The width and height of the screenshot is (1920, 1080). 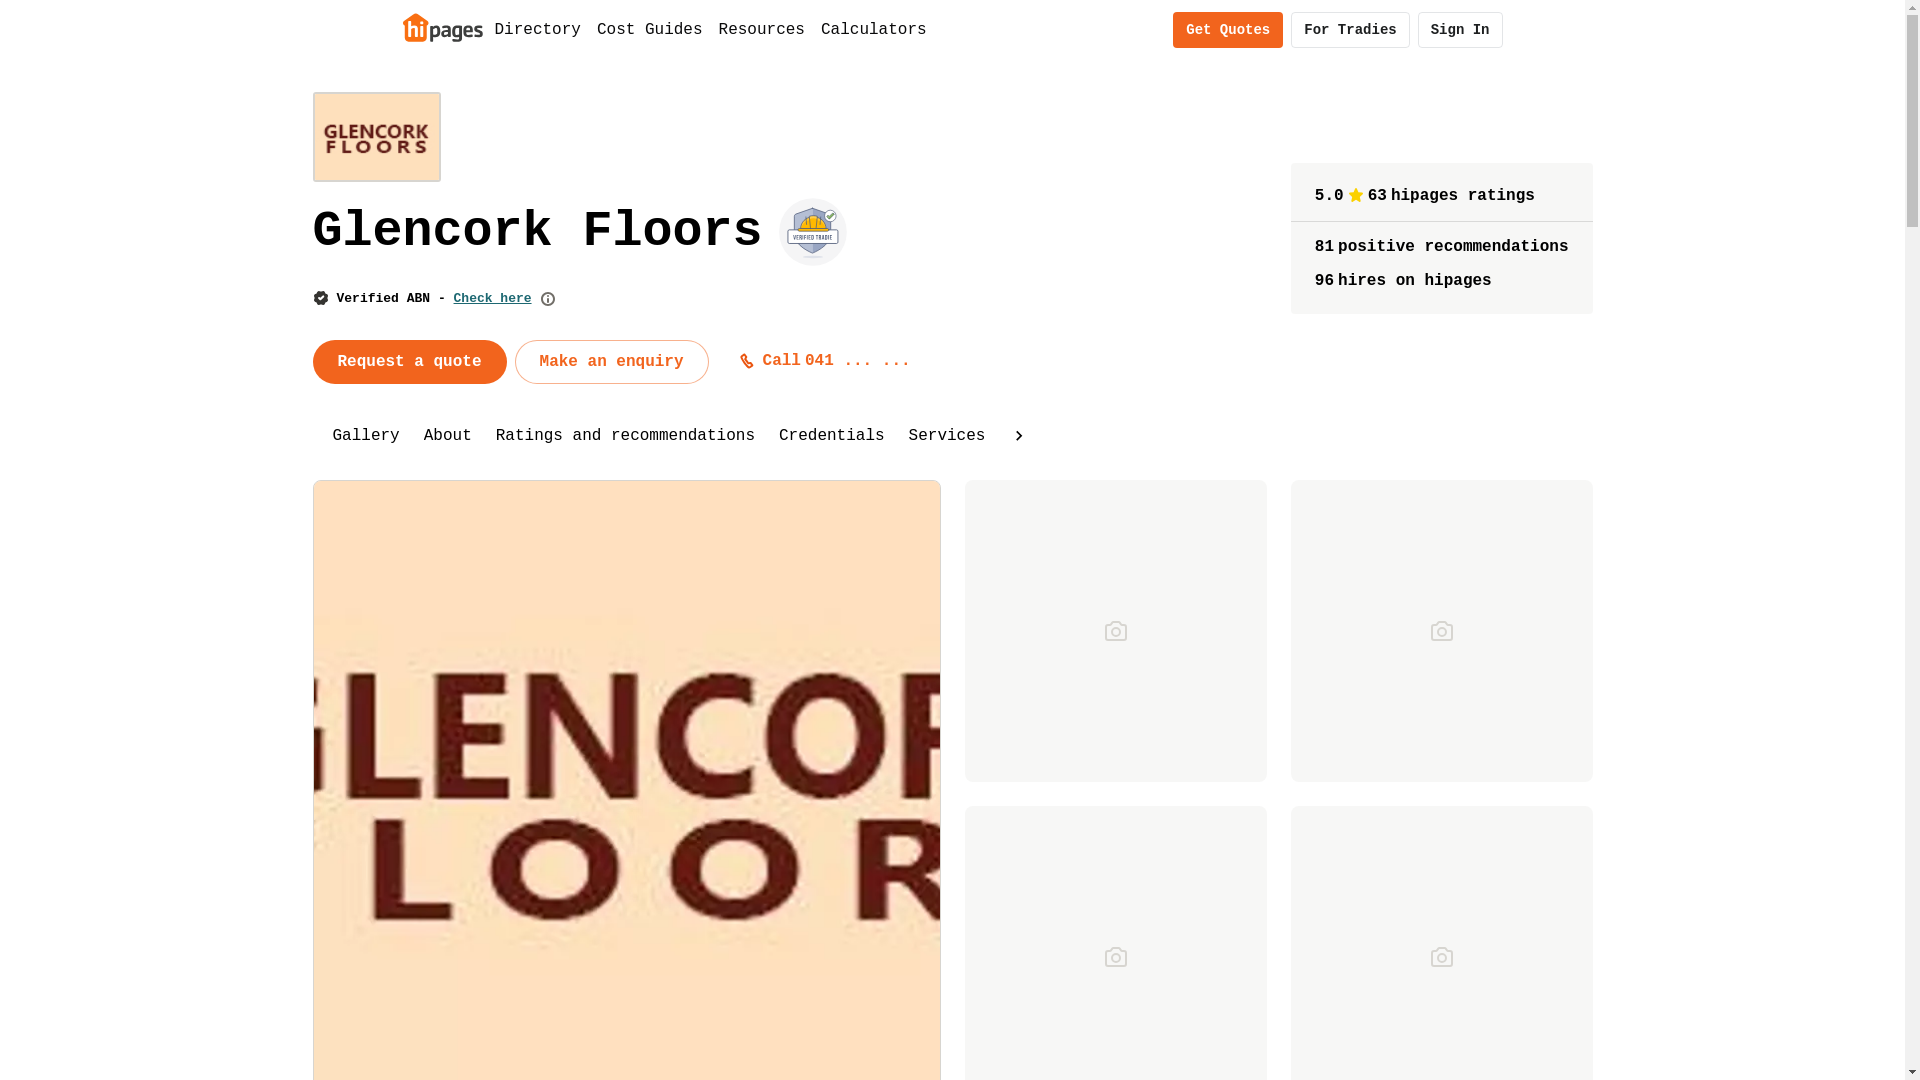 What do you see at coordinates (825, 361) in the screenshot?
I see `'Call` at bounding box center [825, 361].